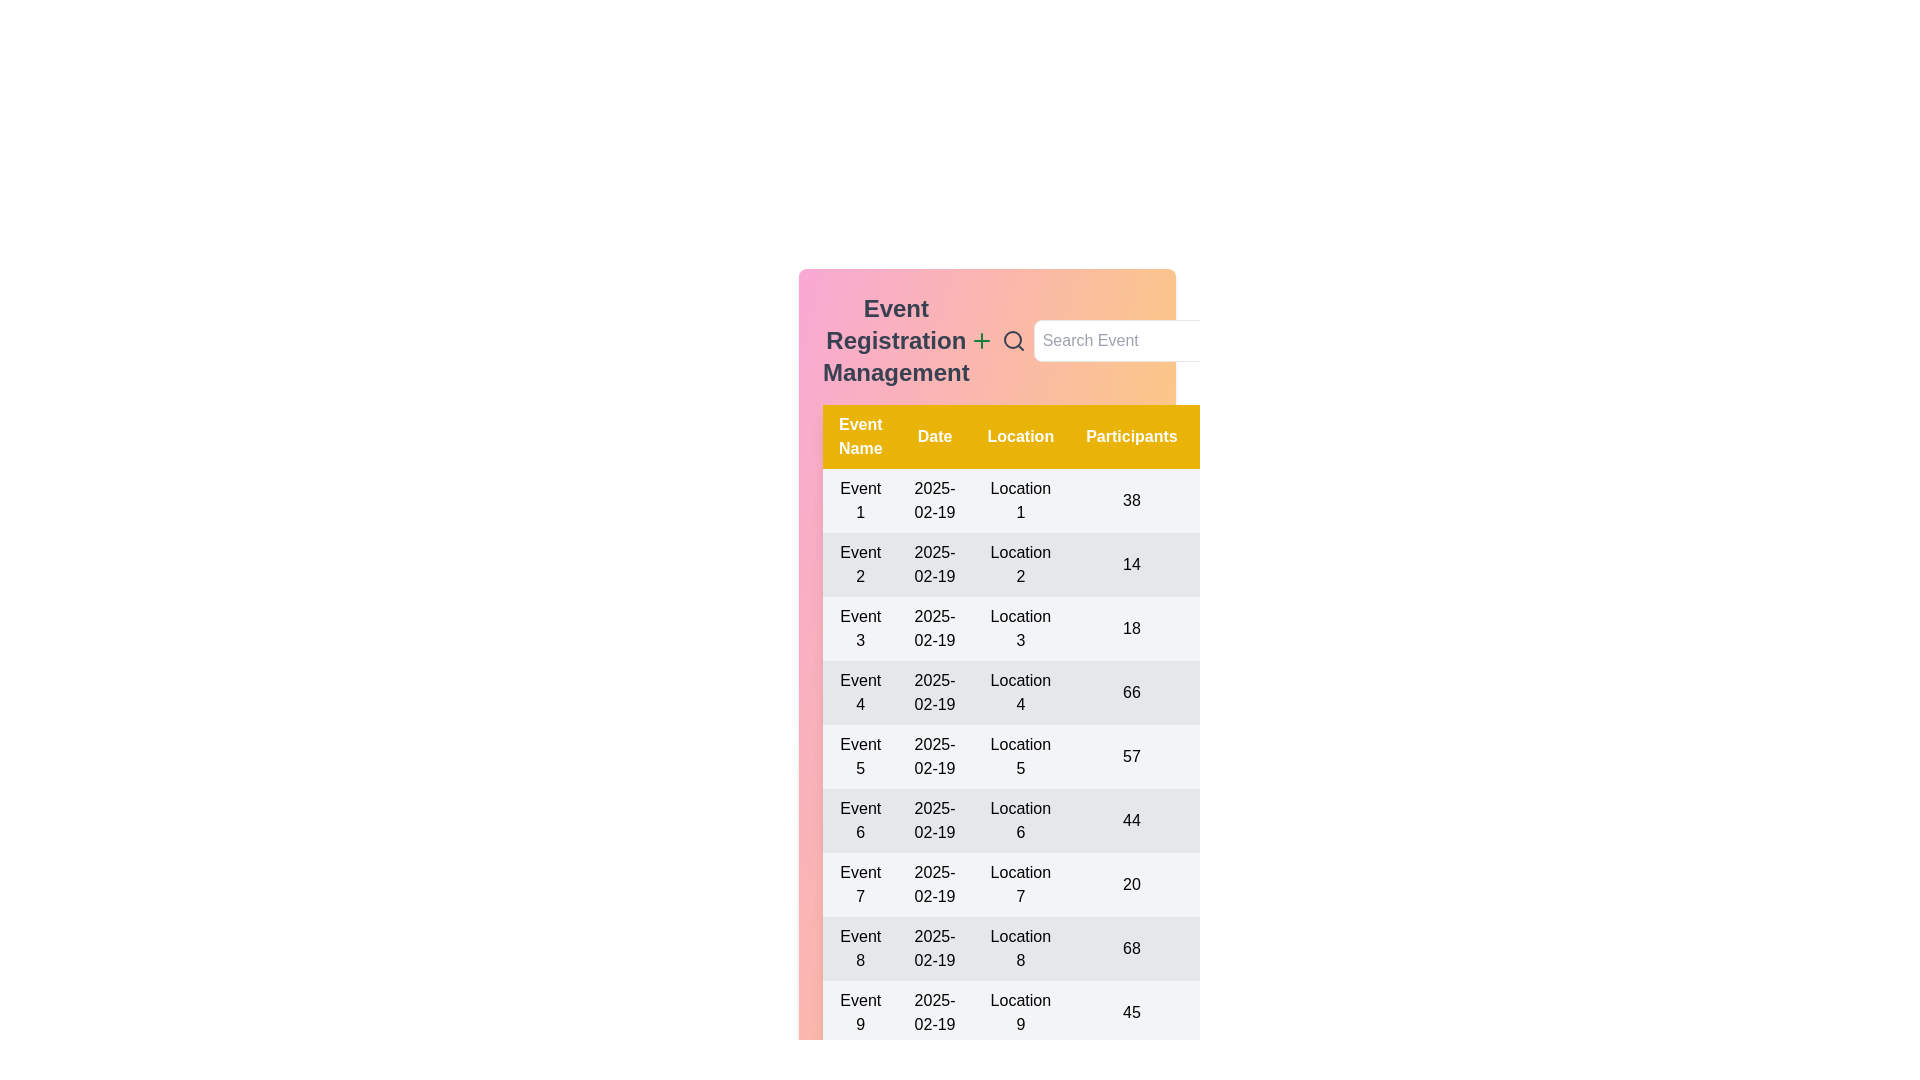 The height and width of the screenshot is (1080, 1920). What do you see at coordinates (860, 435) in the screenshot?
I see `the header of the column 'Event Name' to sort the table by that column` at bounding box center [860, 435].